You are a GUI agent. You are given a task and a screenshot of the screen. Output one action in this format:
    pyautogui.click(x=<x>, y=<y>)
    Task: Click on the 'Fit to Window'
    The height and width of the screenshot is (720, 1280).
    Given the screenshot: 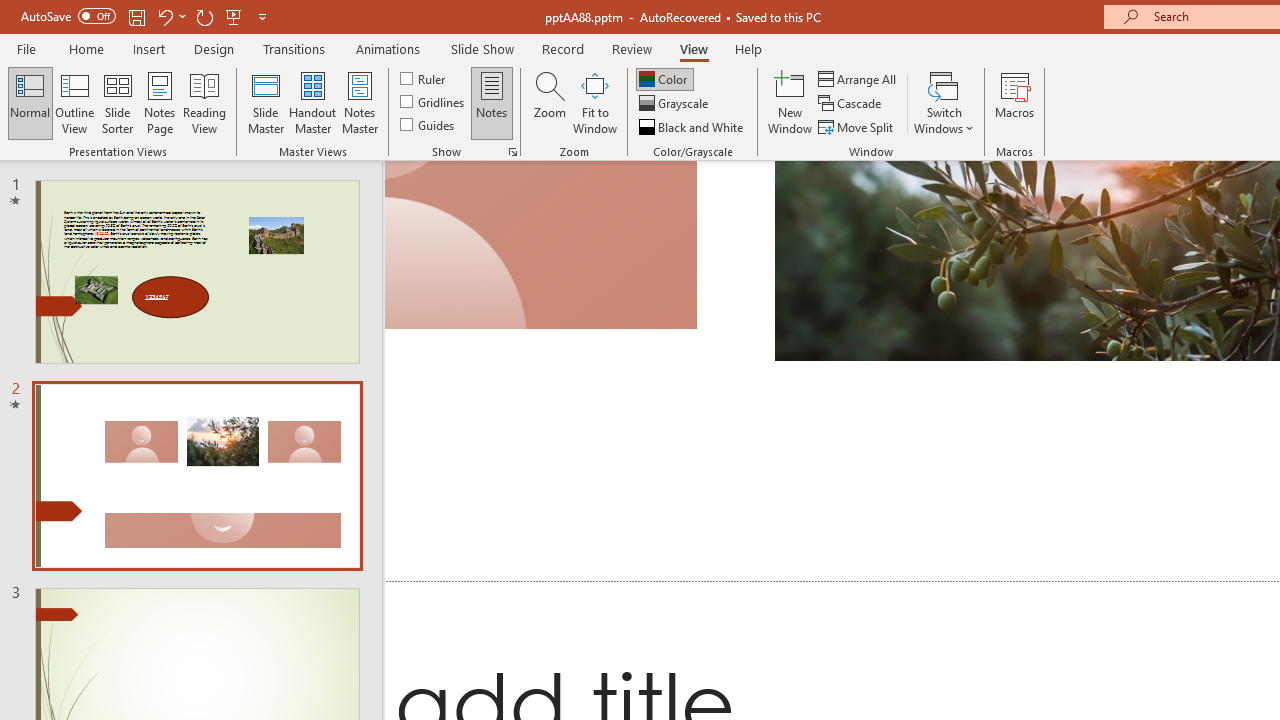 What is the action you would take?
    pyautogui.click(x=594, y=103)
    